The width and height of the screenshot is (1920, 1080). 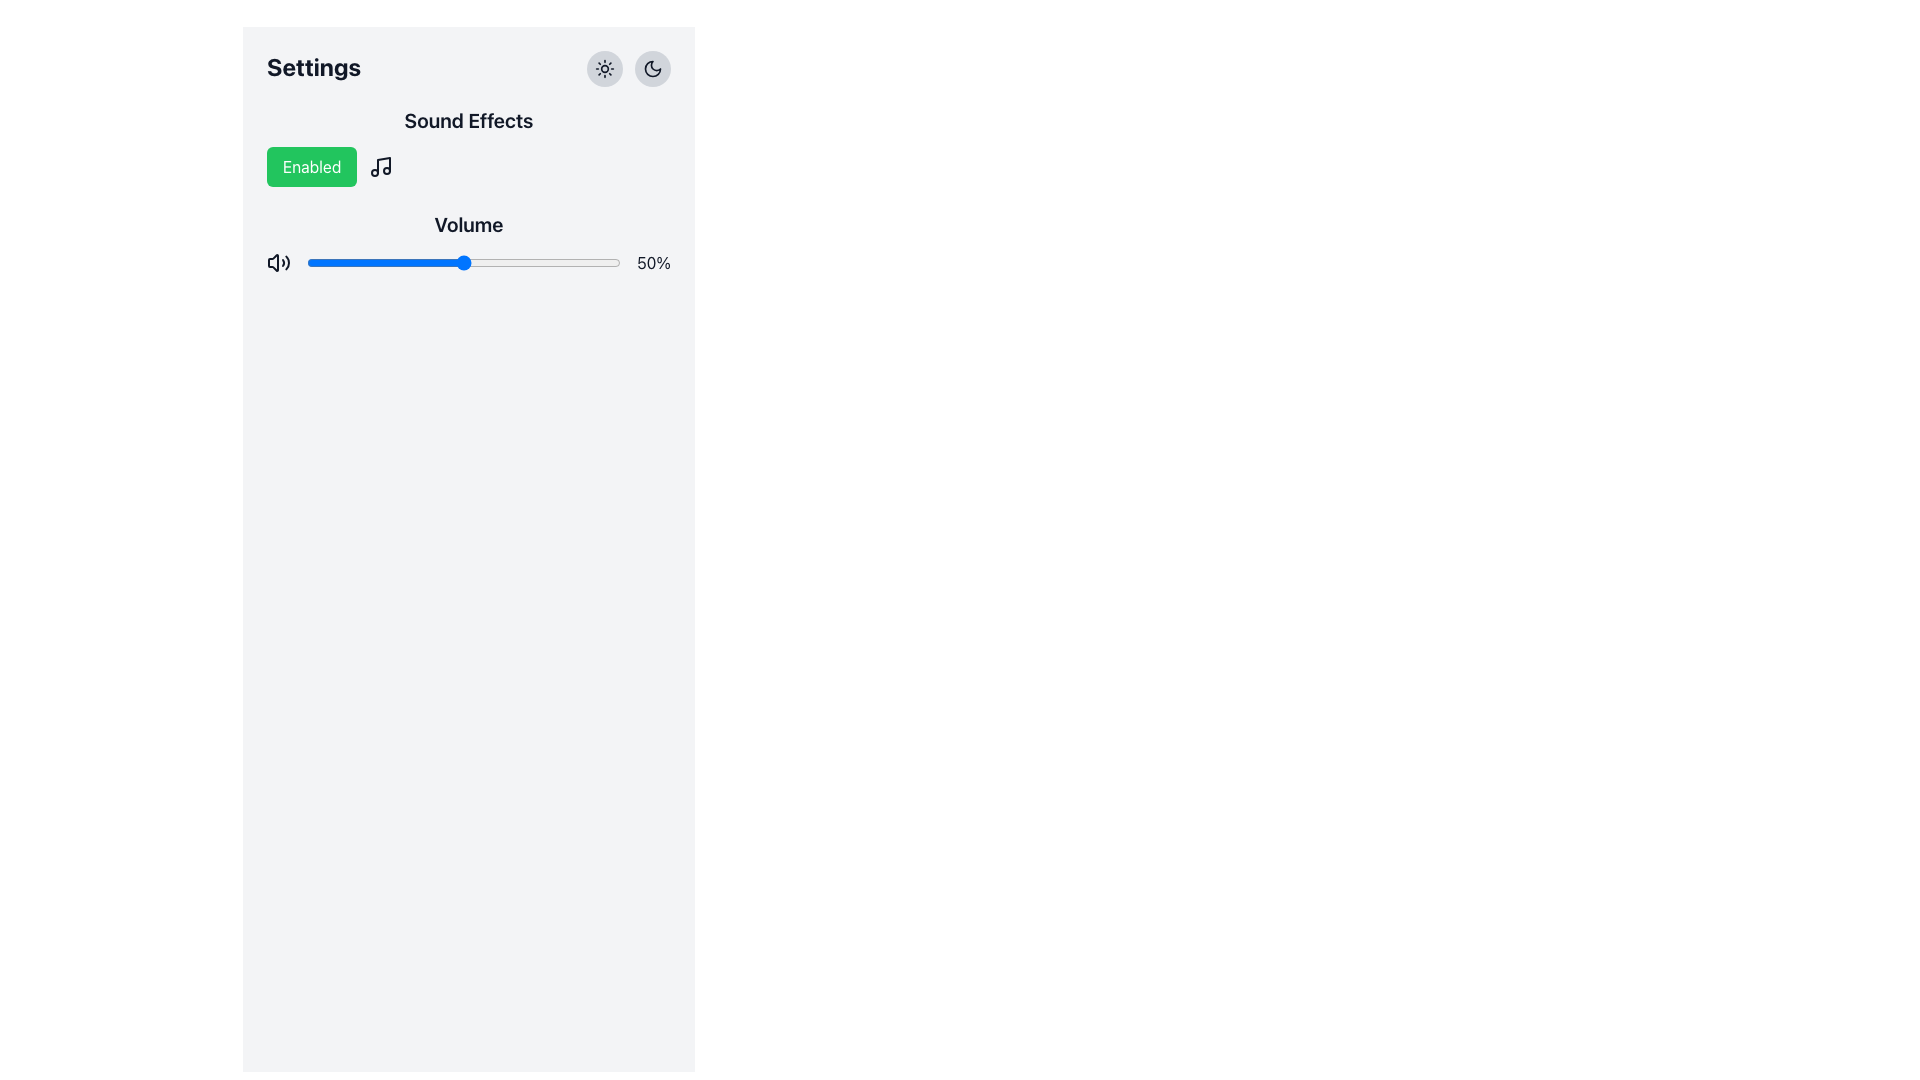 I want to click on the button in the top-right corner of the settings panel, so click(x=603, y=68).